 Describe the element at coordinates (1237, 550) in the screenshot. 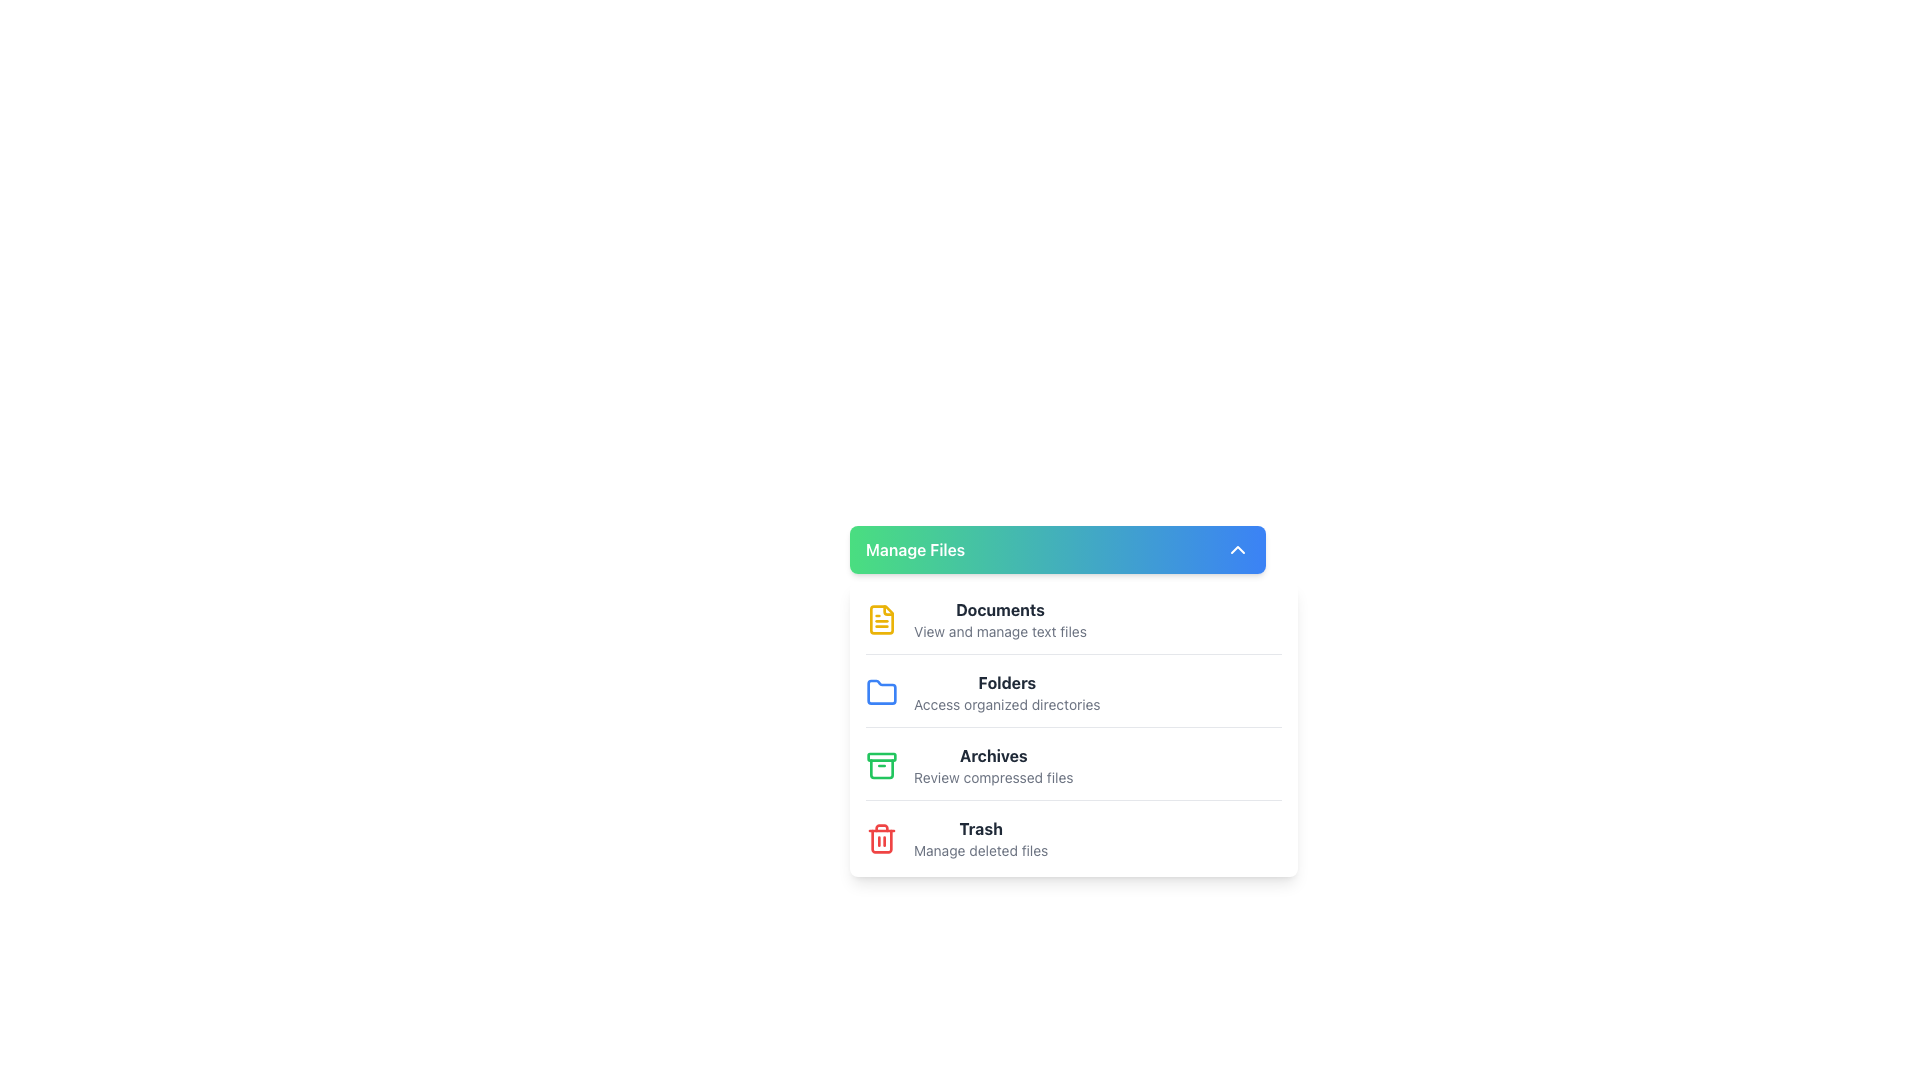

I see `the chevron icon located within the 'Manage Files' button` at that location.